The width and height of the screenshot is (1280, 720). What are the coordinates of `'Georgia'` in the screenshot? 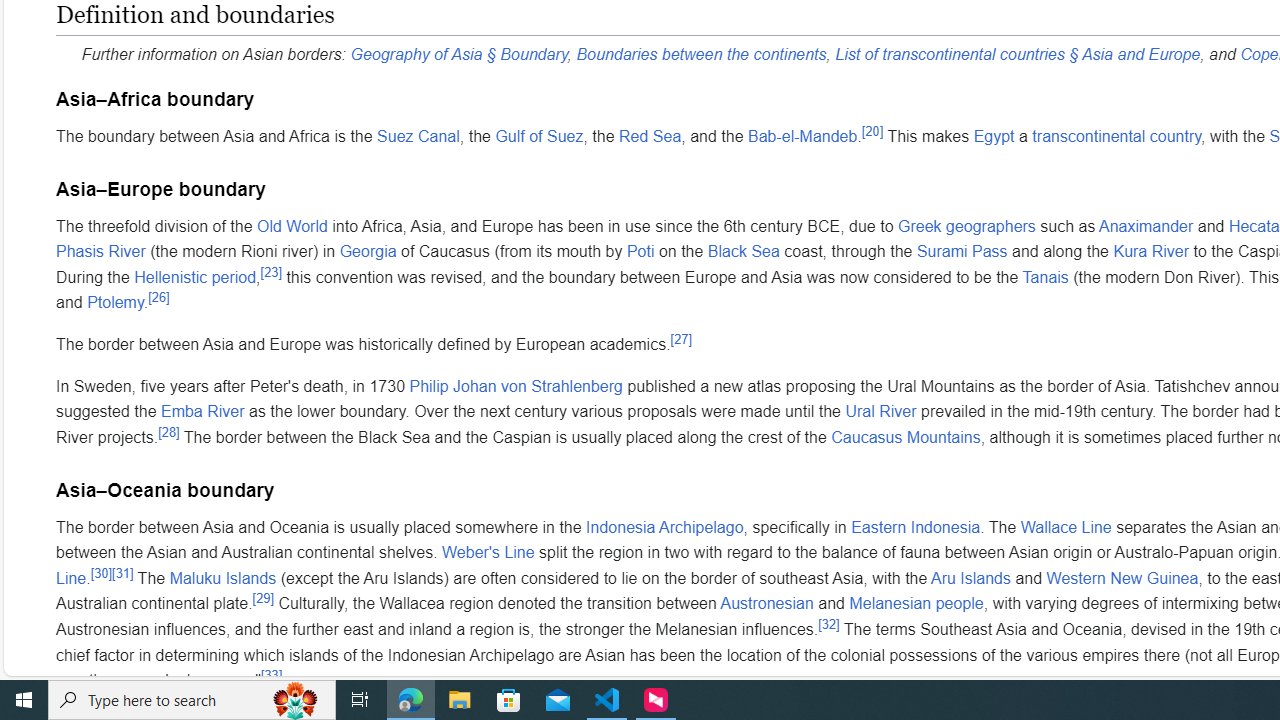 It's located at (368, 250).